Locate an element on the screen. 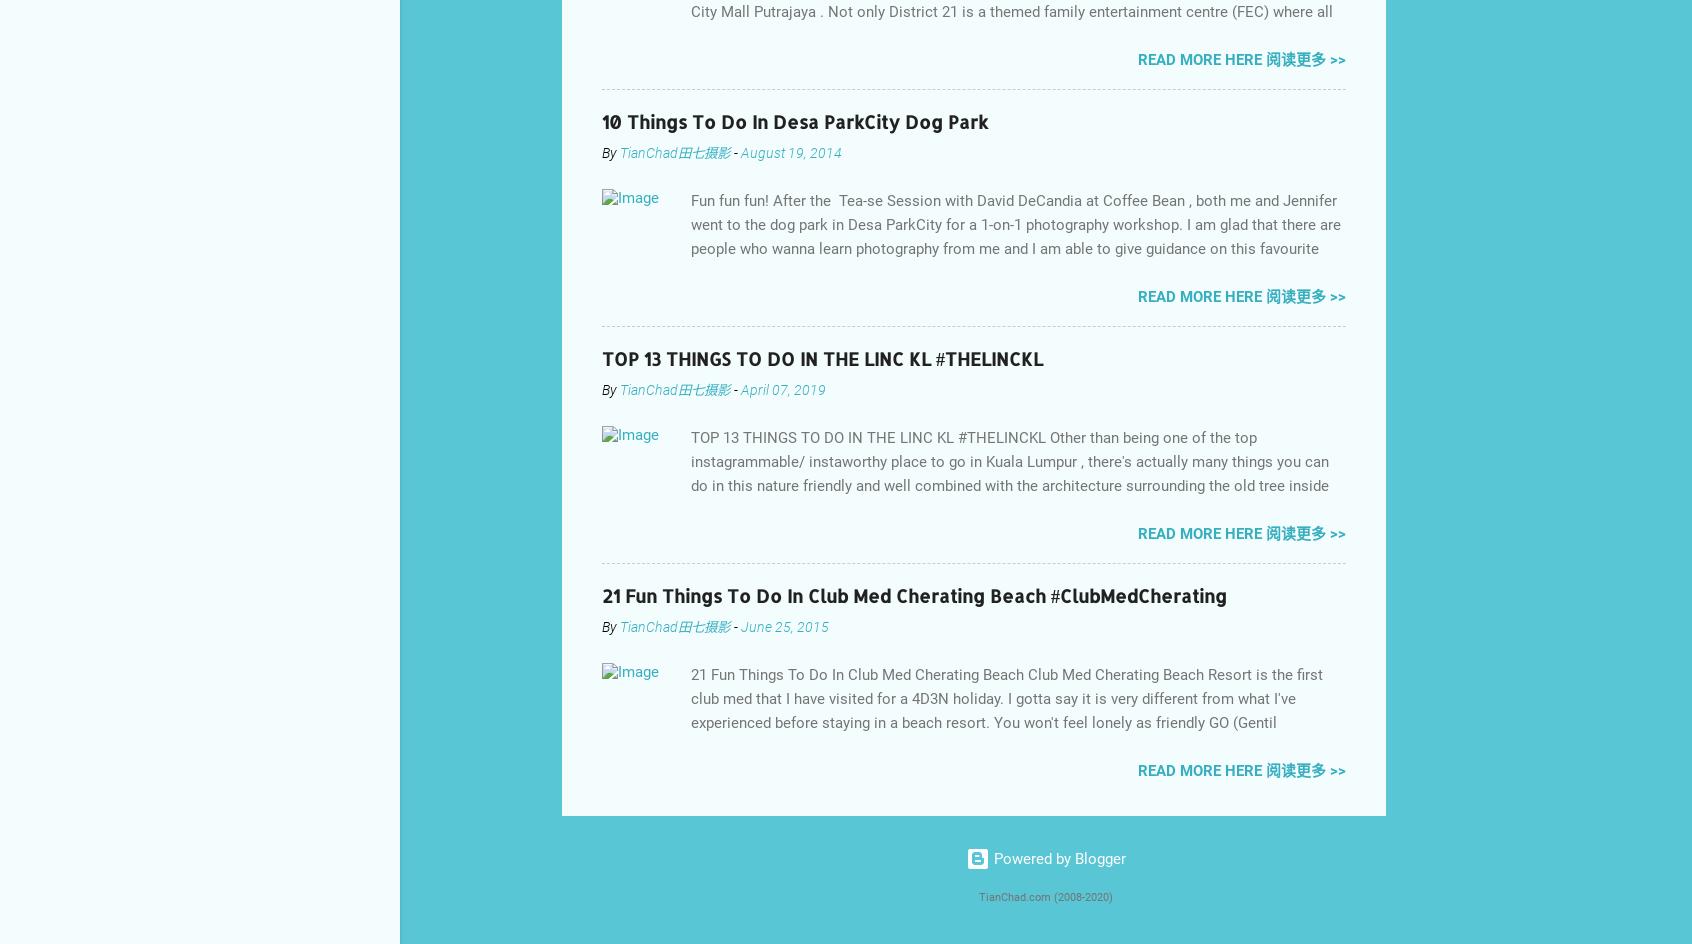 The height and width of the screenshot is (944, 1692). 'TOP 13 THINGS TO DO IN THE LINC KL #THELINCKL' is located at coordinates (822, 357).